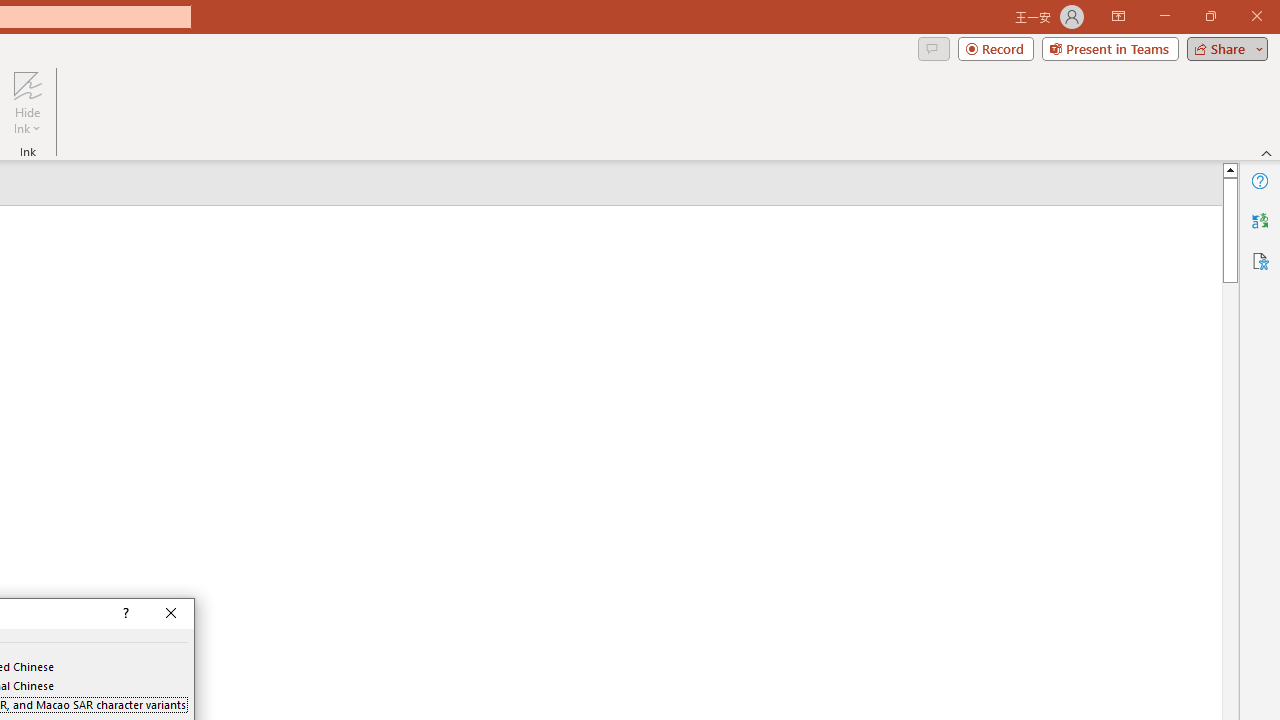  I want to click on 'Hide Ink', so click(27, 84).